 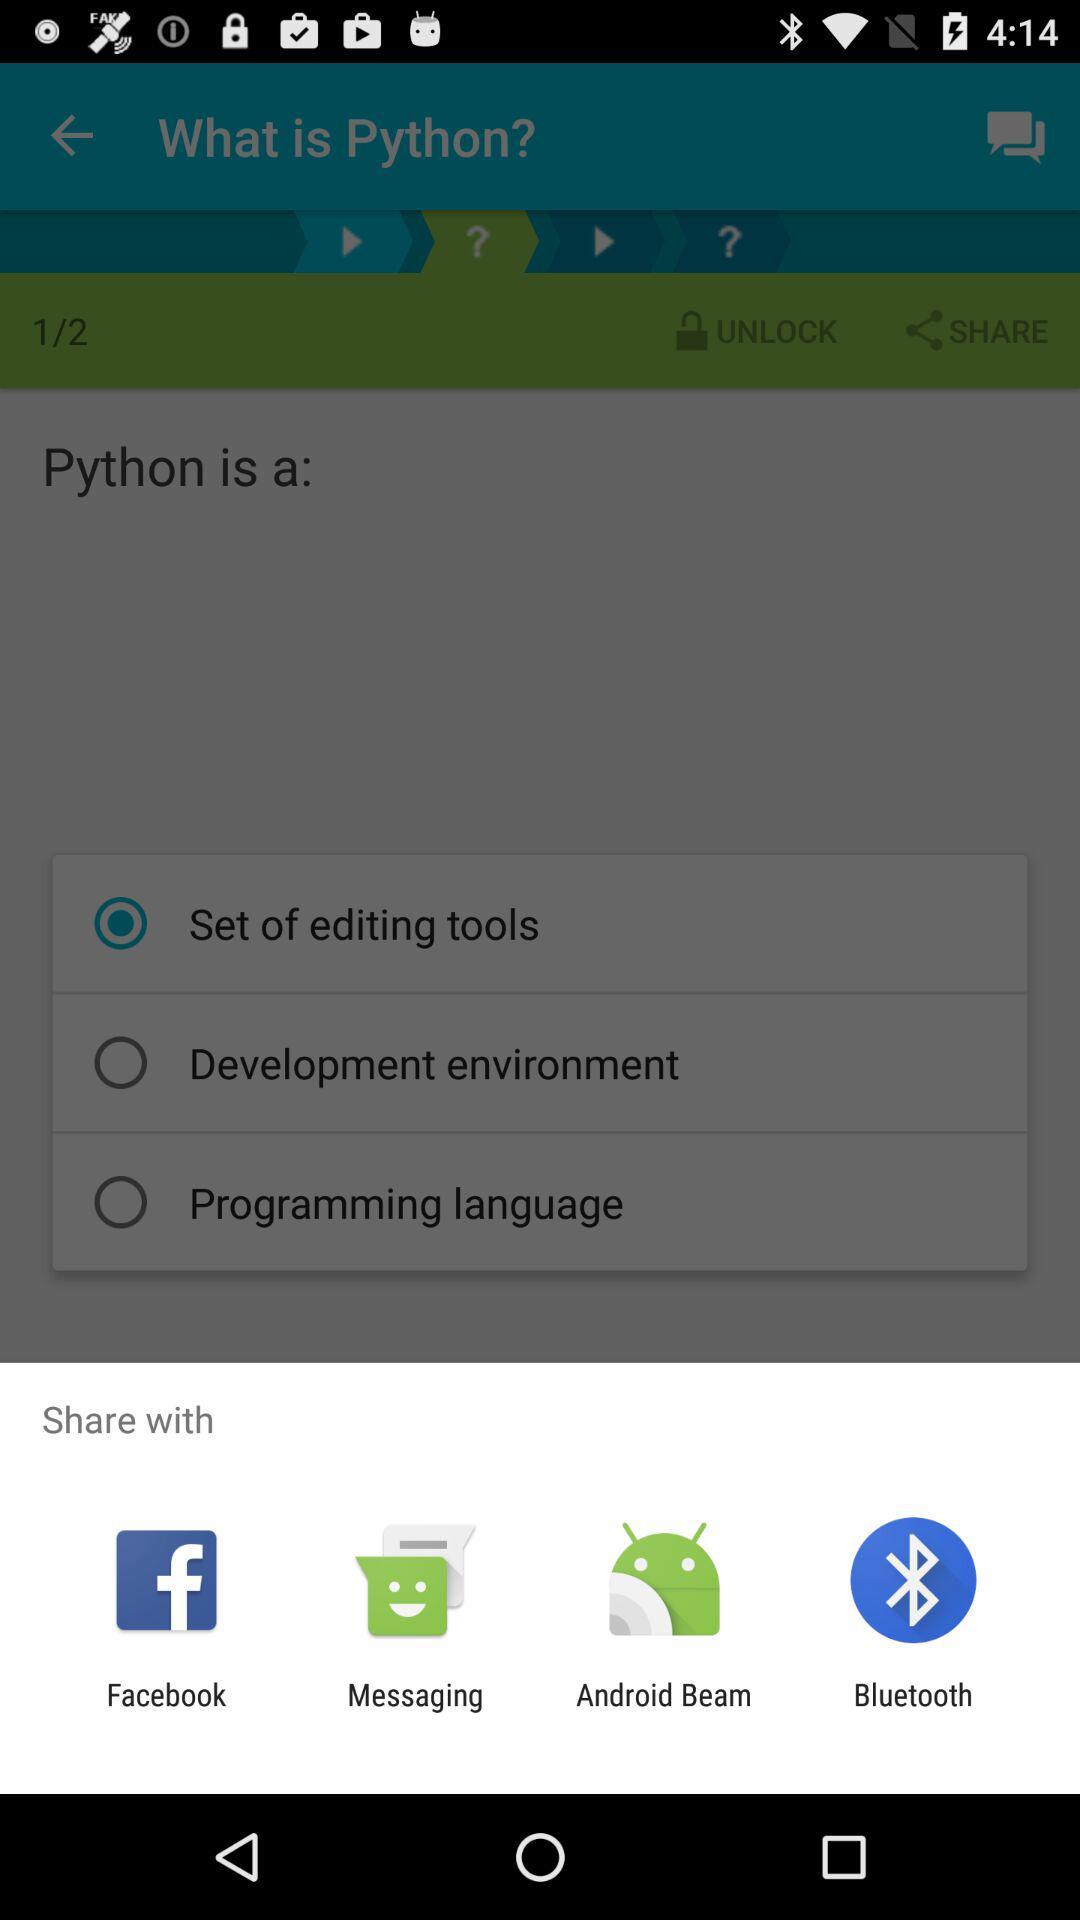 What do you see at coordinates (913, 1711) in the screenshot?
I see `app to the right of the android beam app` at bounding box center [913, 1711].